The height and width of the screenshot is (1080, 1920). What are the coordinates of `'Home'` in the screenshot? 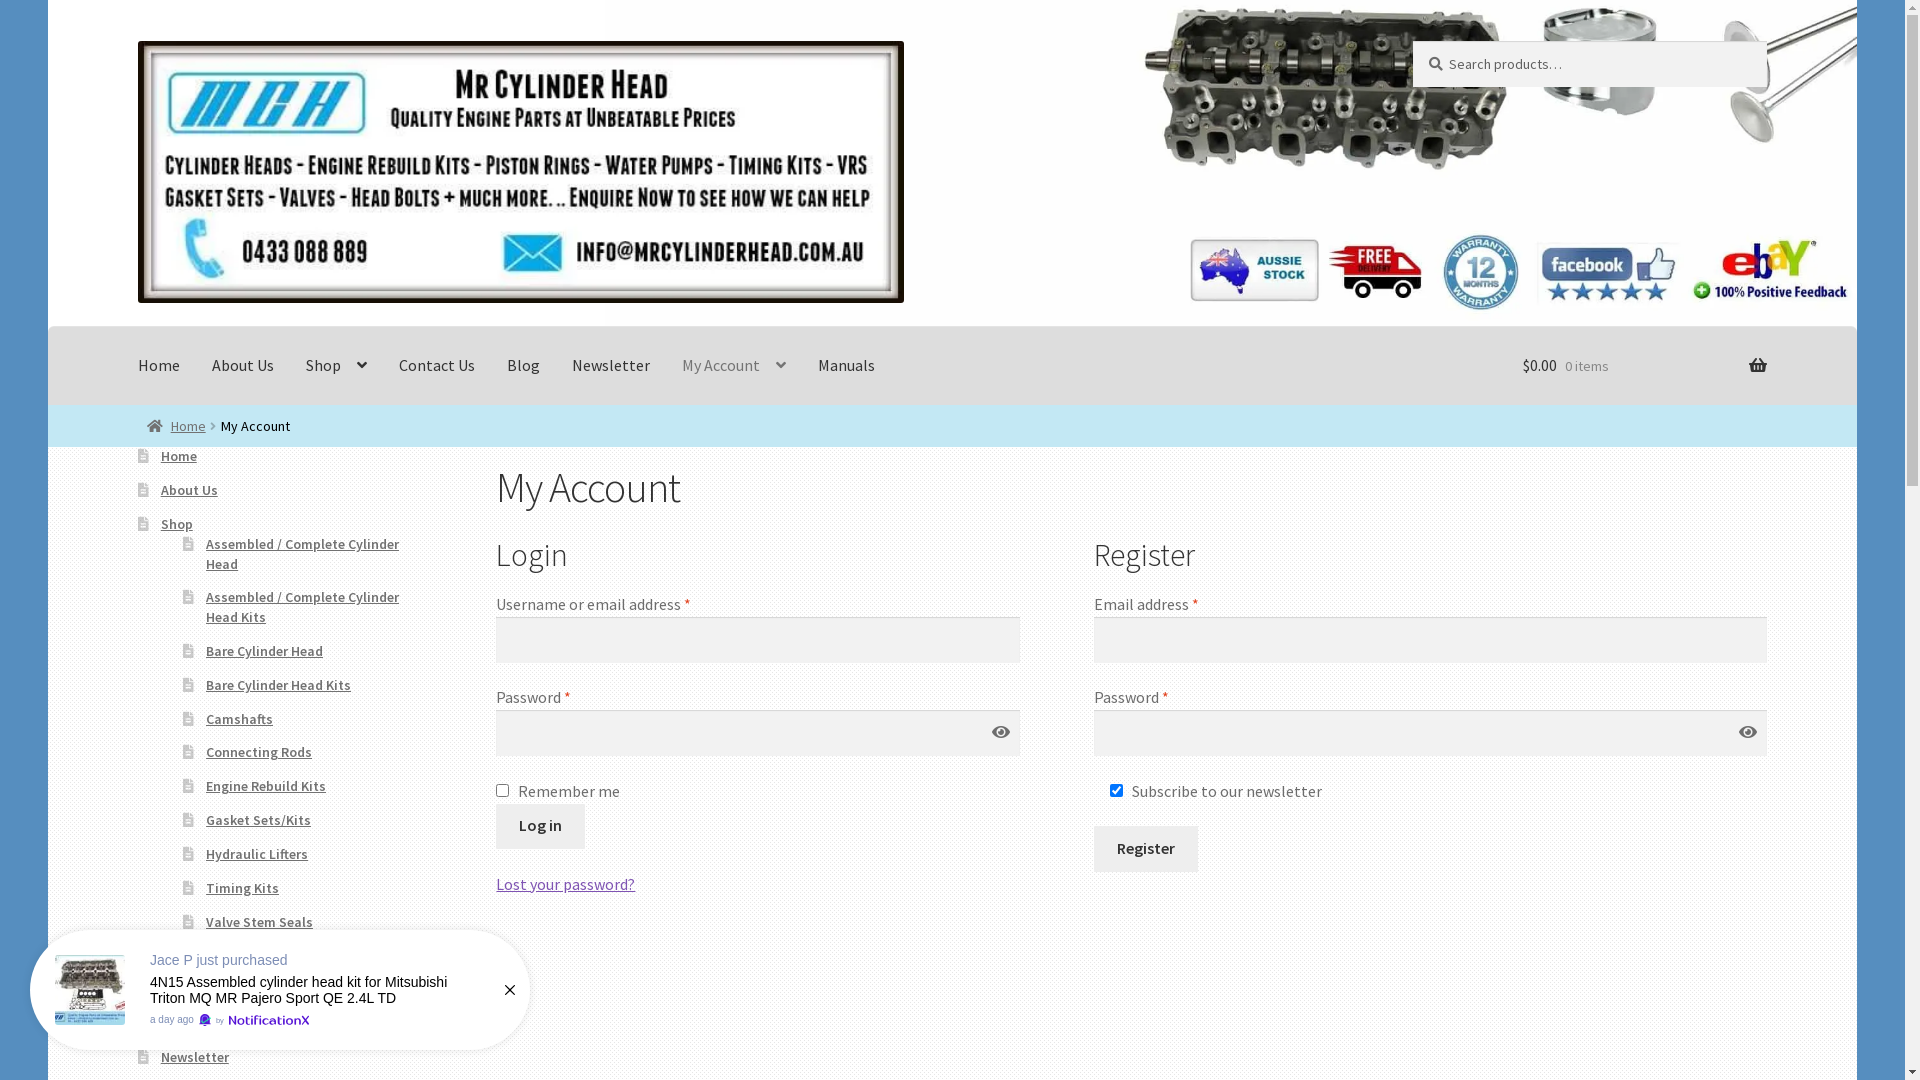 It's located at (178, 455).